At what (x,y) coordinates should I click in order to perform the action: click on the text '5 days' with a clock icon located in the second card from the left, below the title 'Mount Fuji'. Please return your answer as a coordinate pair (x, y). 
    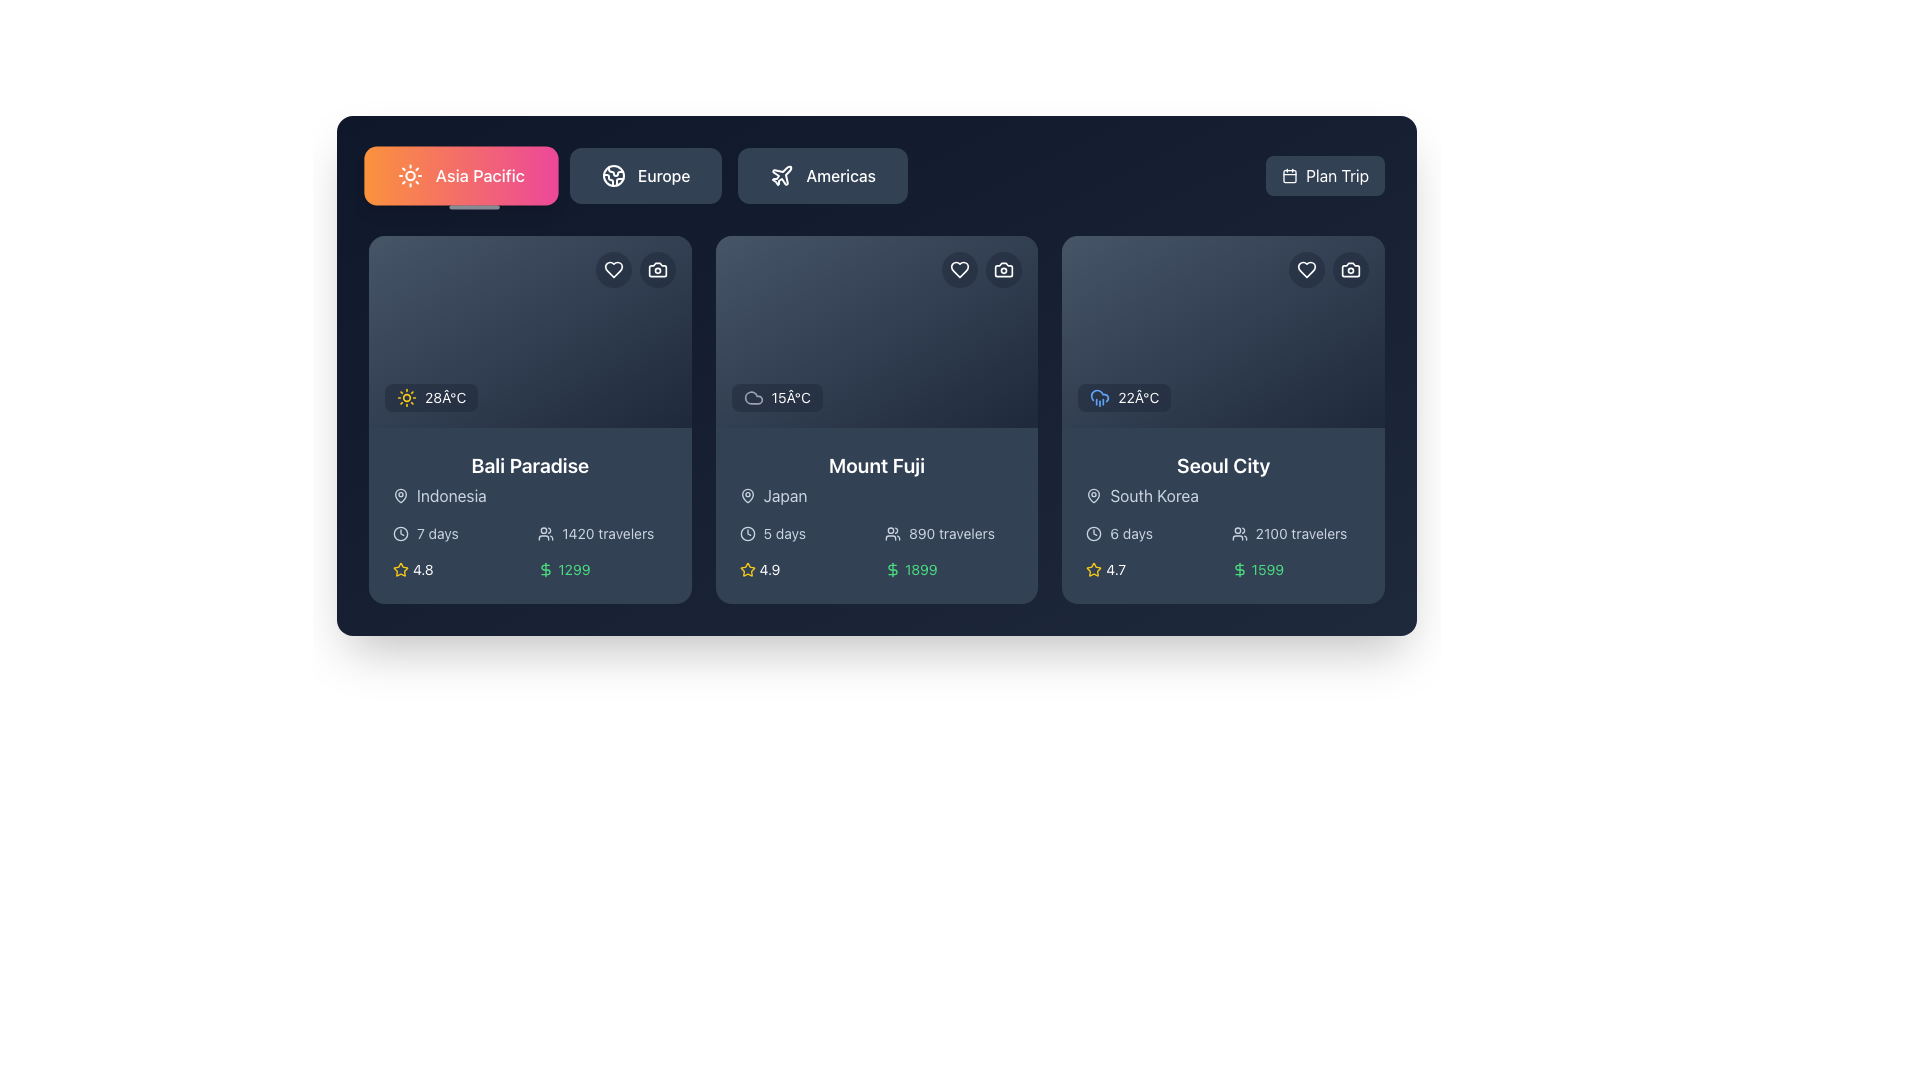
    Looking at the image, I should click on (804, 532).